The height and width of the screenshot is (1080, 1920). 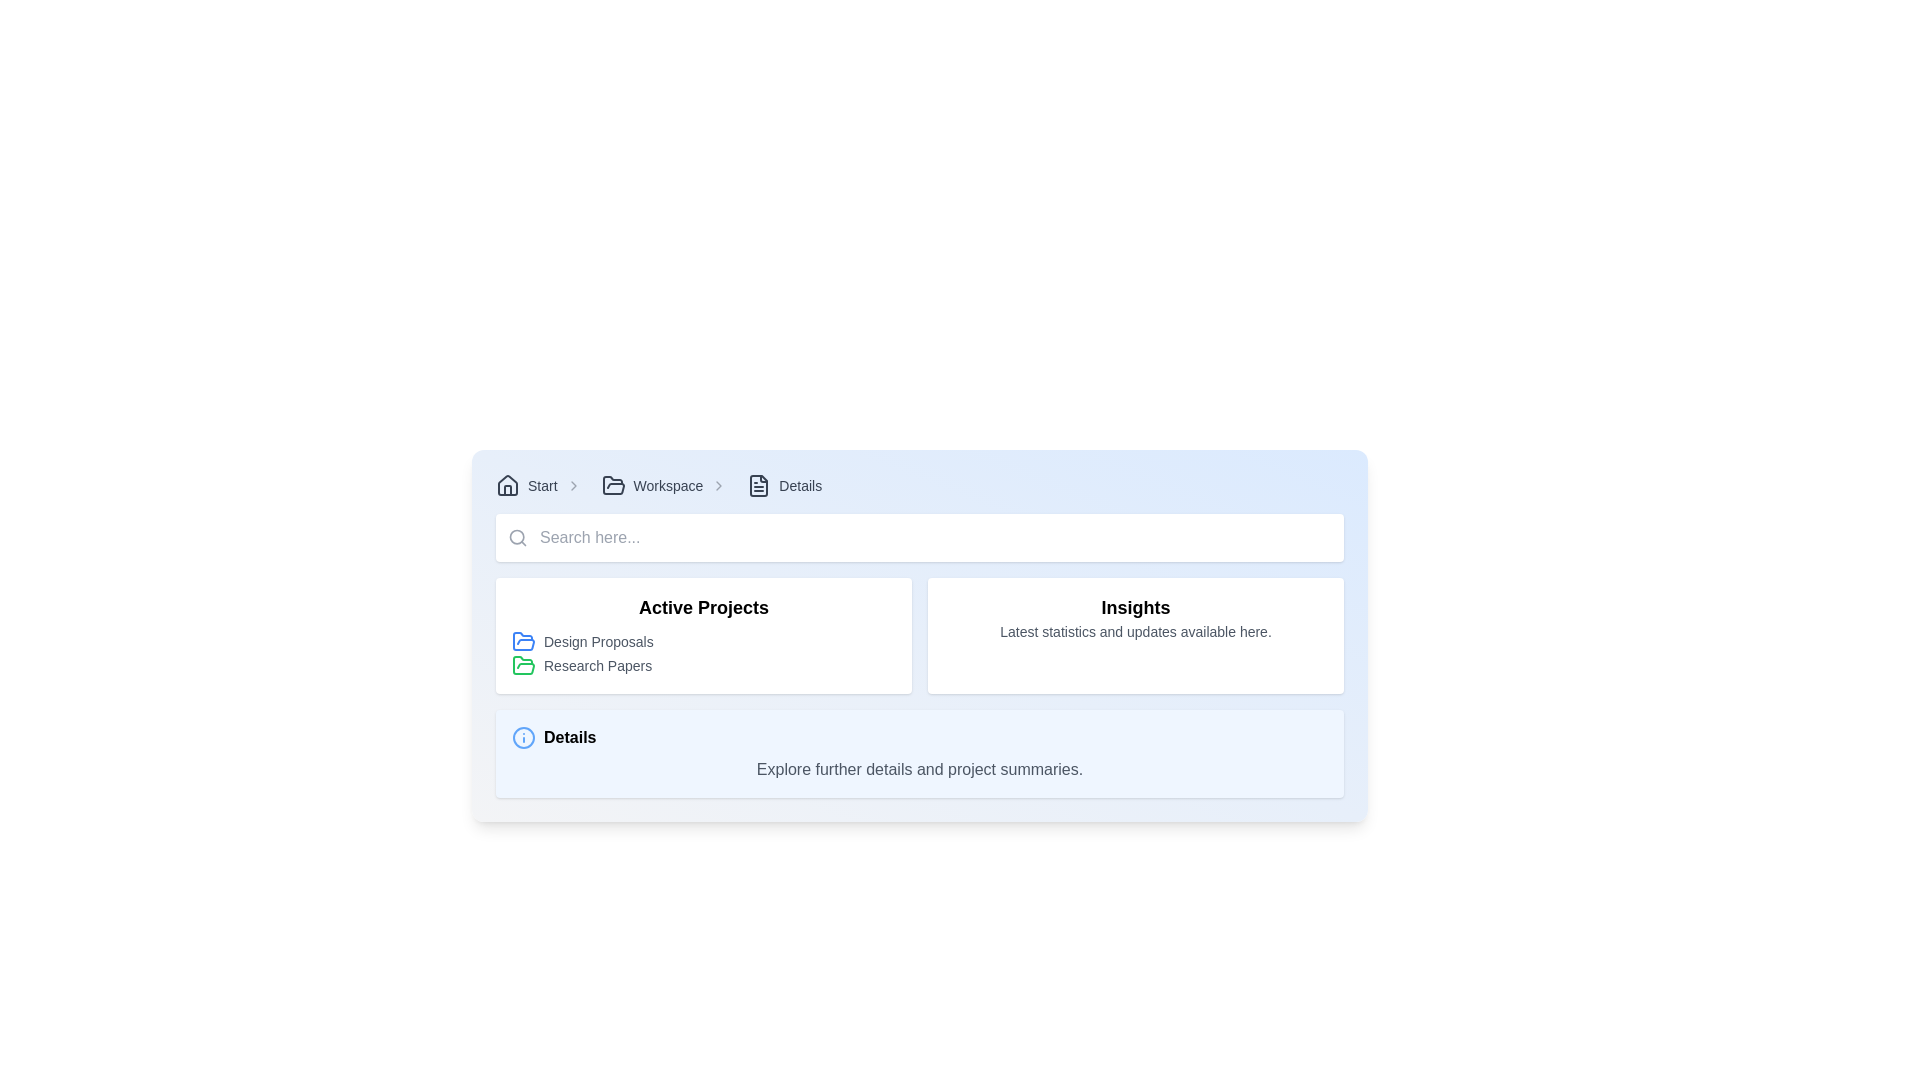 What do you see at coordinates (523, 641) in the screenshot?
I see `the second icon in the breadcrumb navigation section` at bounding box center [523, 641].